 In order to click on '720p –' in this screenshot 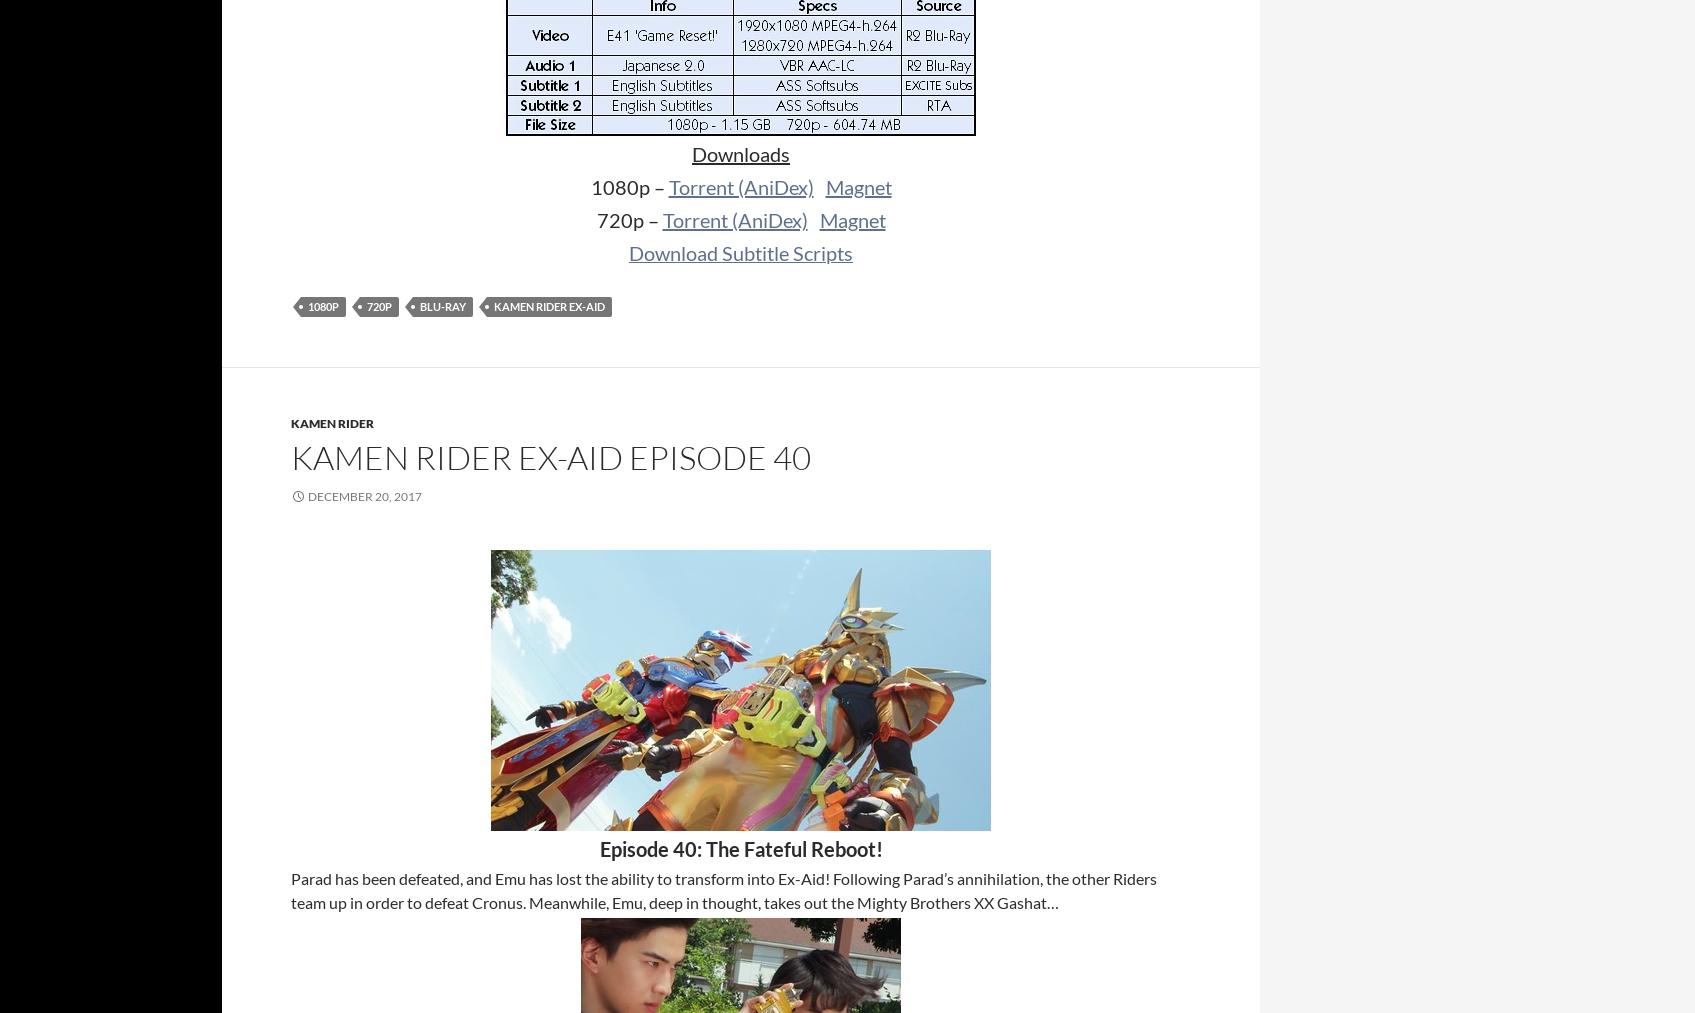, I will do `click(594, 219)`.